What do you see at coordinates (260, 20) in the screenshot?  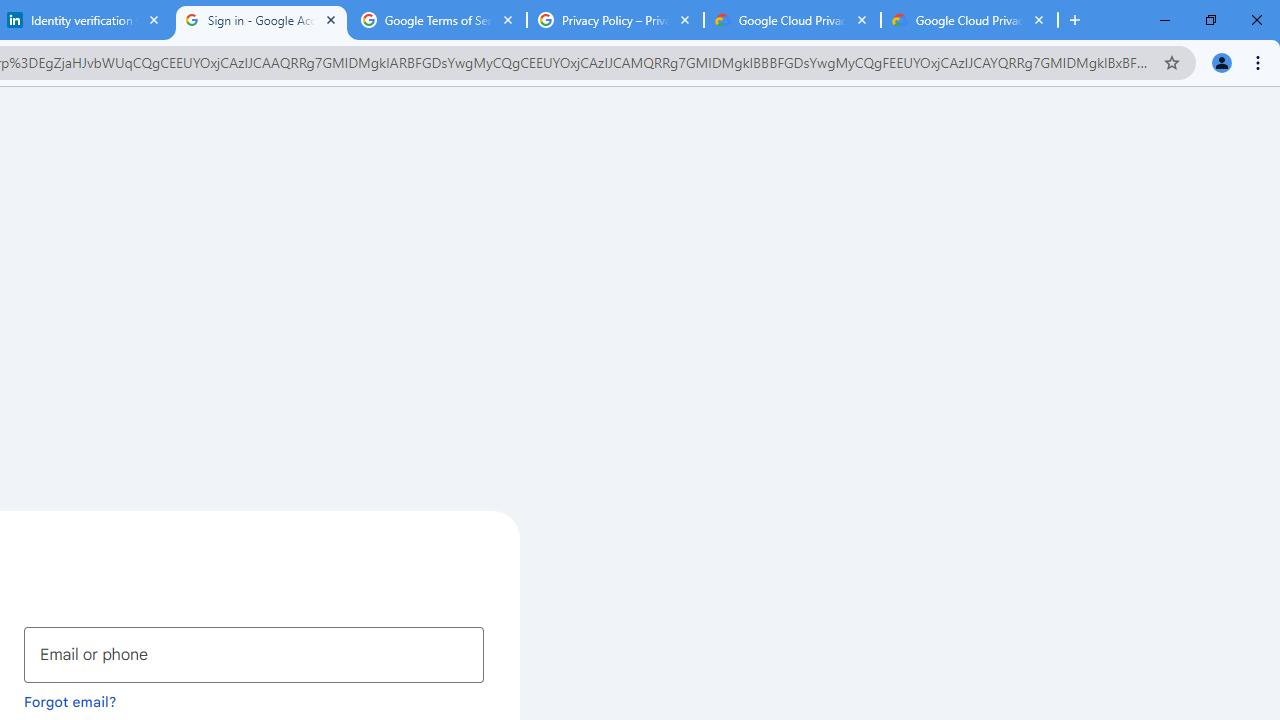 I see `'Sign in - Google Accounts'` at bounding box center [260, 20].